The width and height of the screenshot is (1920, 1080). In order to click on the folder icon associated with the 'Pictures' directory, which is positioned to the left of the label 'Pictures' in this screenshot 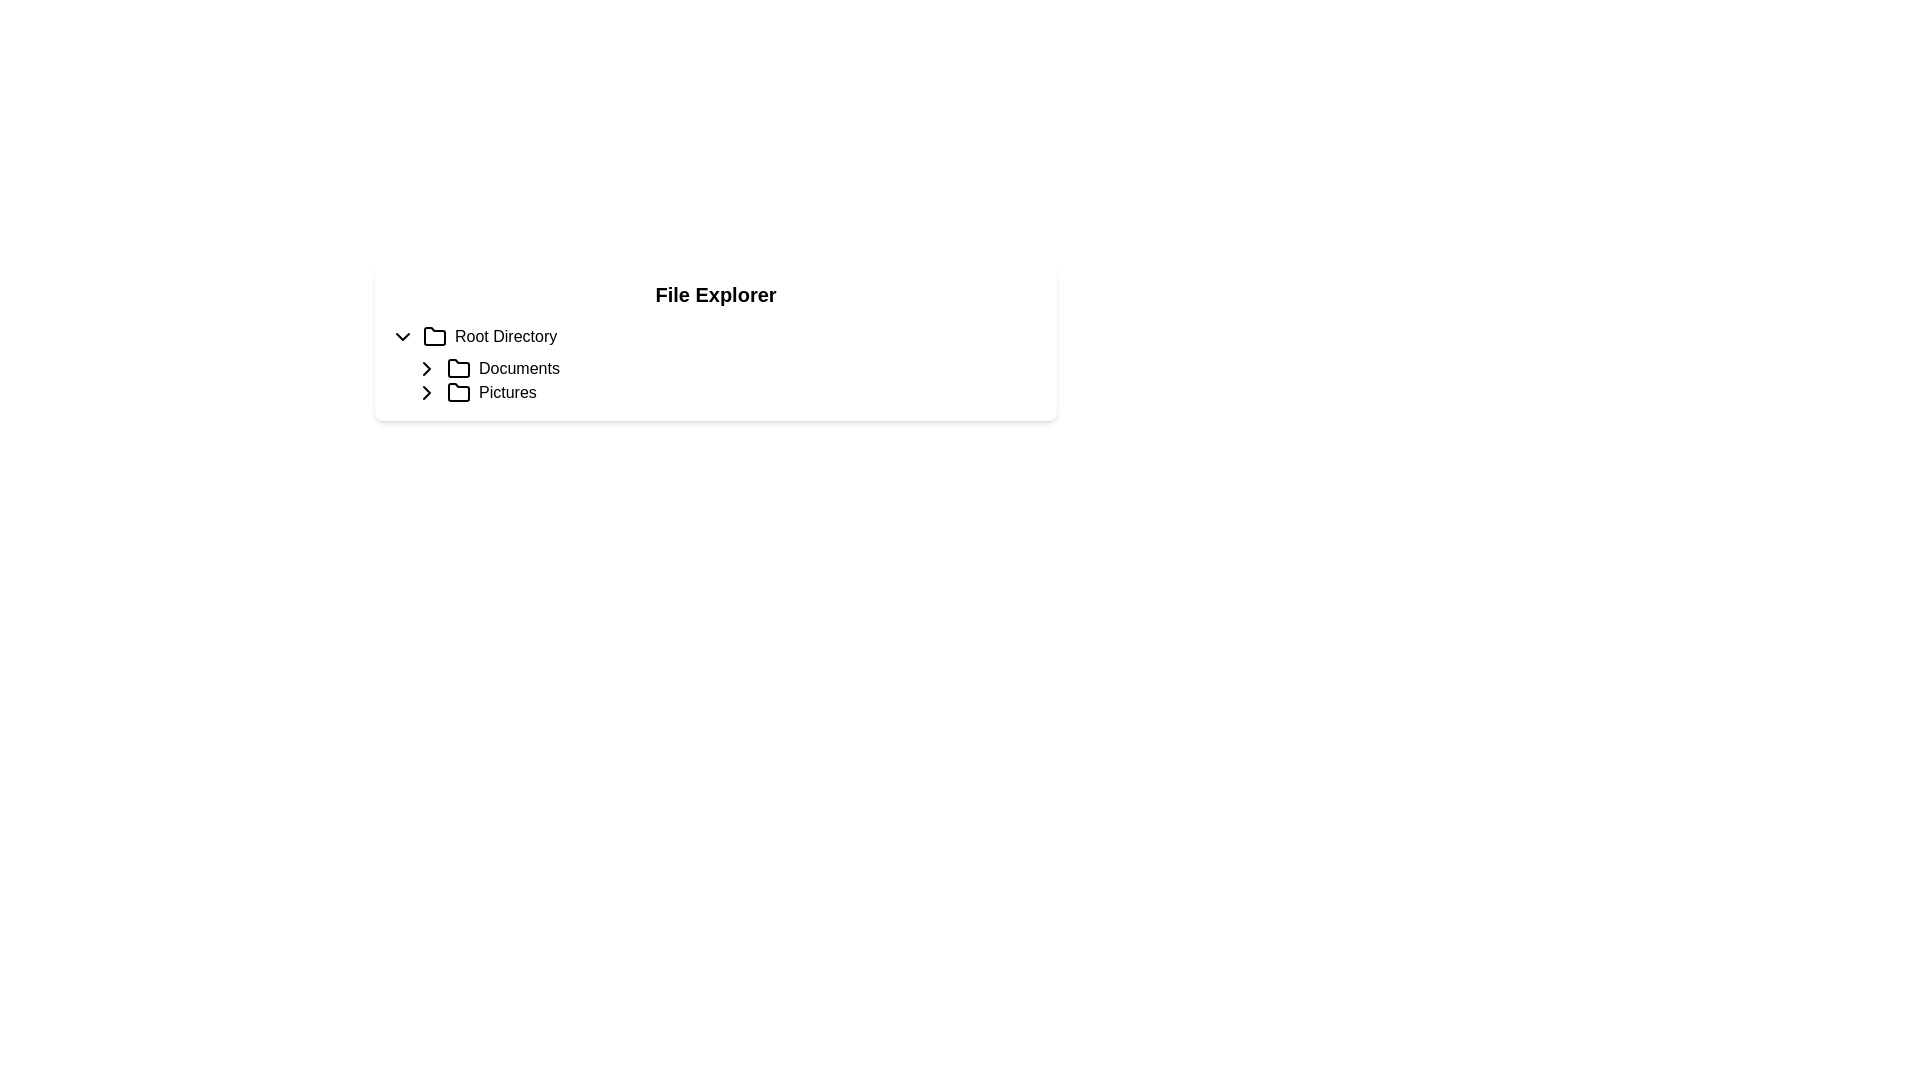, I will do `click(458, 393)`.